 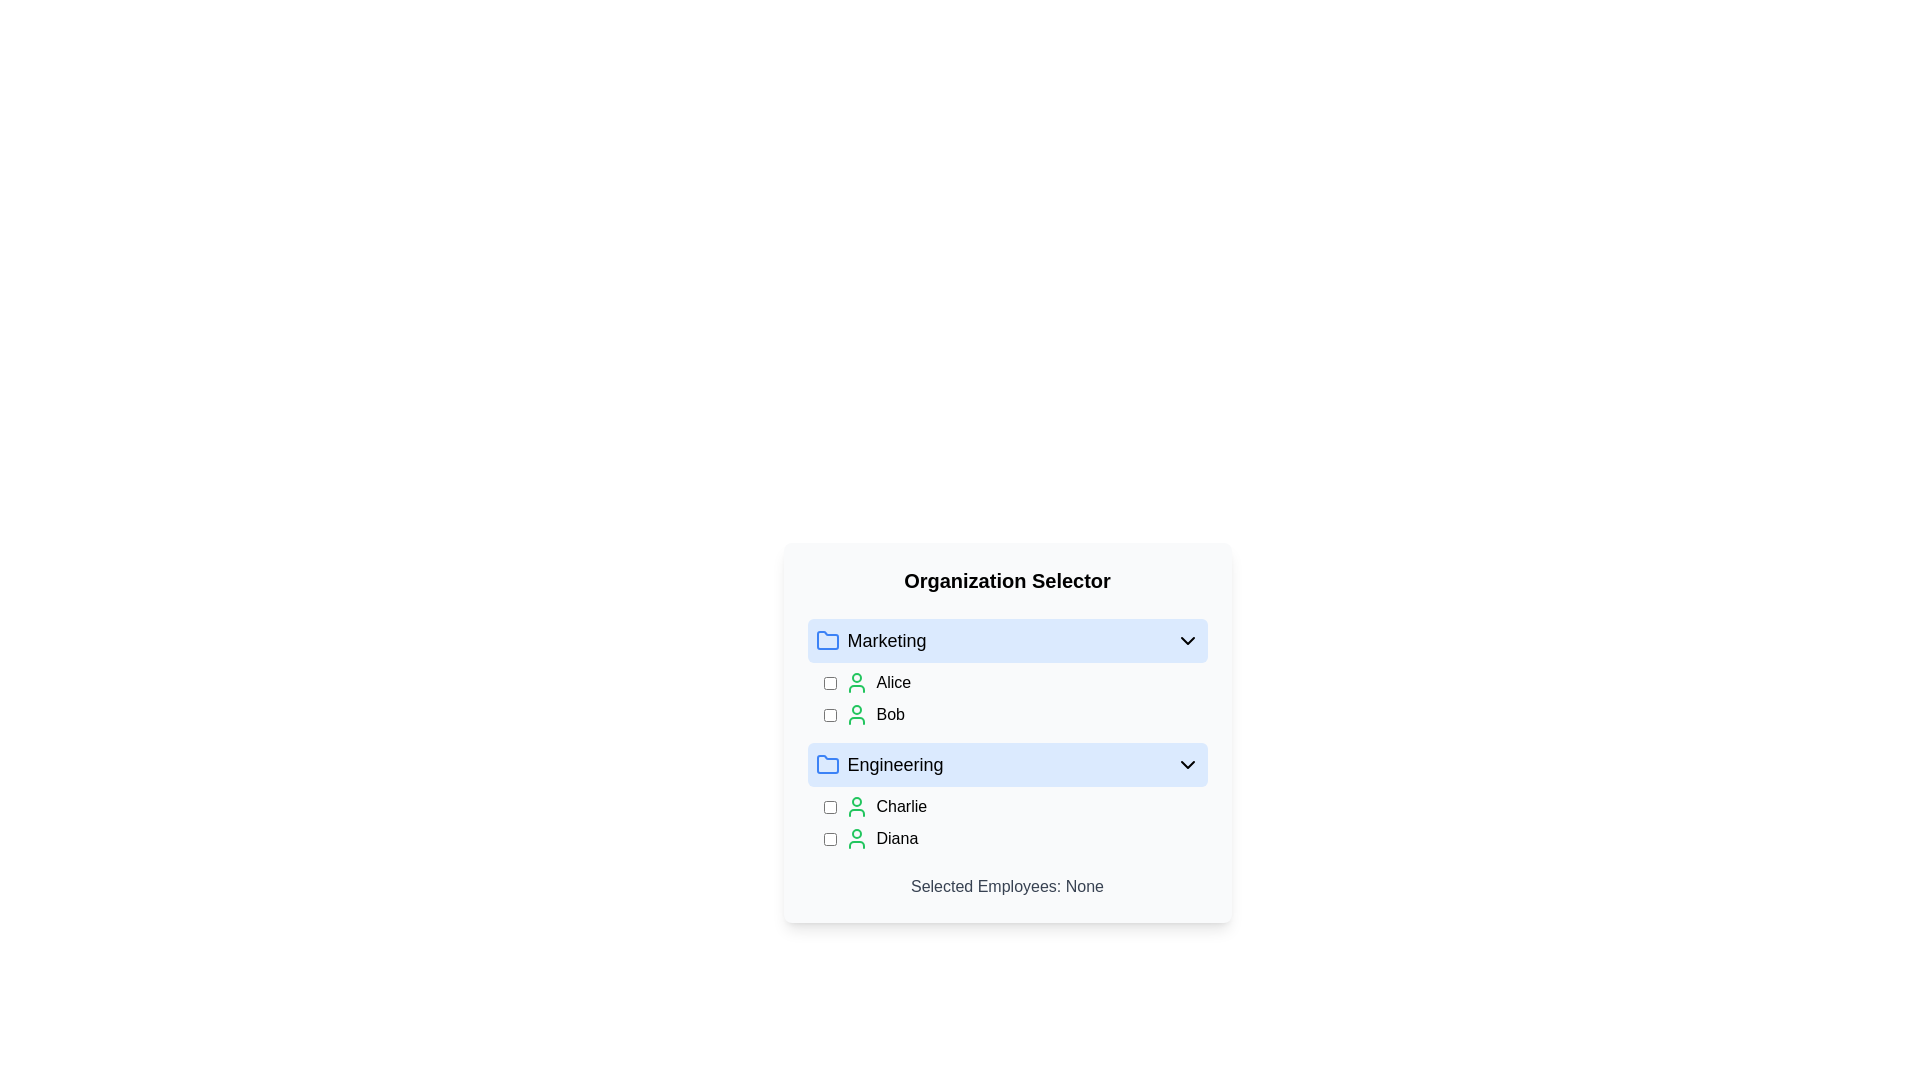 What do you see at coordinates (892, 681) in the screenshot?
I see `the static text element displaying the name 'Alice', which is located in the 'Marketing' section, aligned to the right of the user icon and checkbox, specifically in the second row of the list` at bounding box center [892, 681].